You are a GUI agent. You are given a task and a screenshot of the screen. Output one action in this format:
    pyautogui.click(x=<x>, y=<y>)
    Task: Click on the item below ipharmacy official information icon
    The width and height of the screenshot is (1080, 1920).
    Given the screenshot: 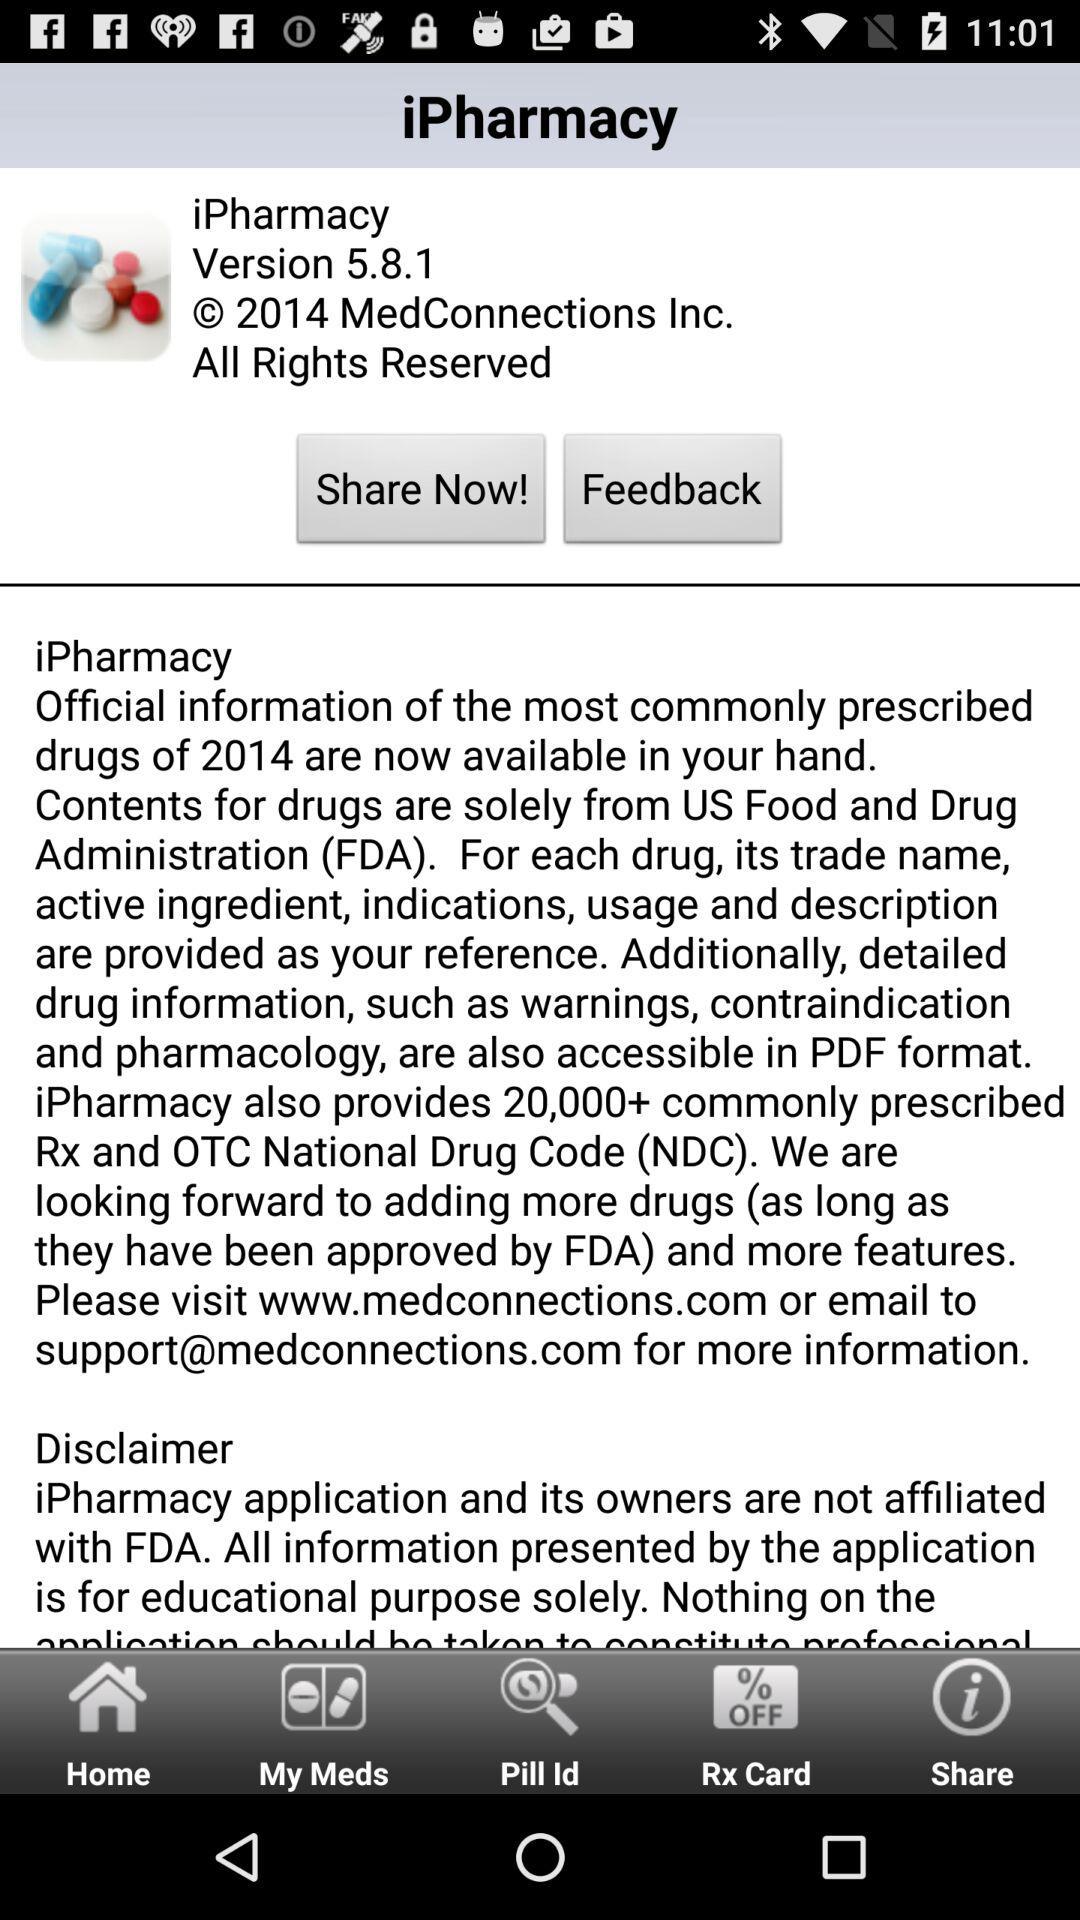 What is the action you would take?
    pyautogui.click(x=323, y=1719)
    